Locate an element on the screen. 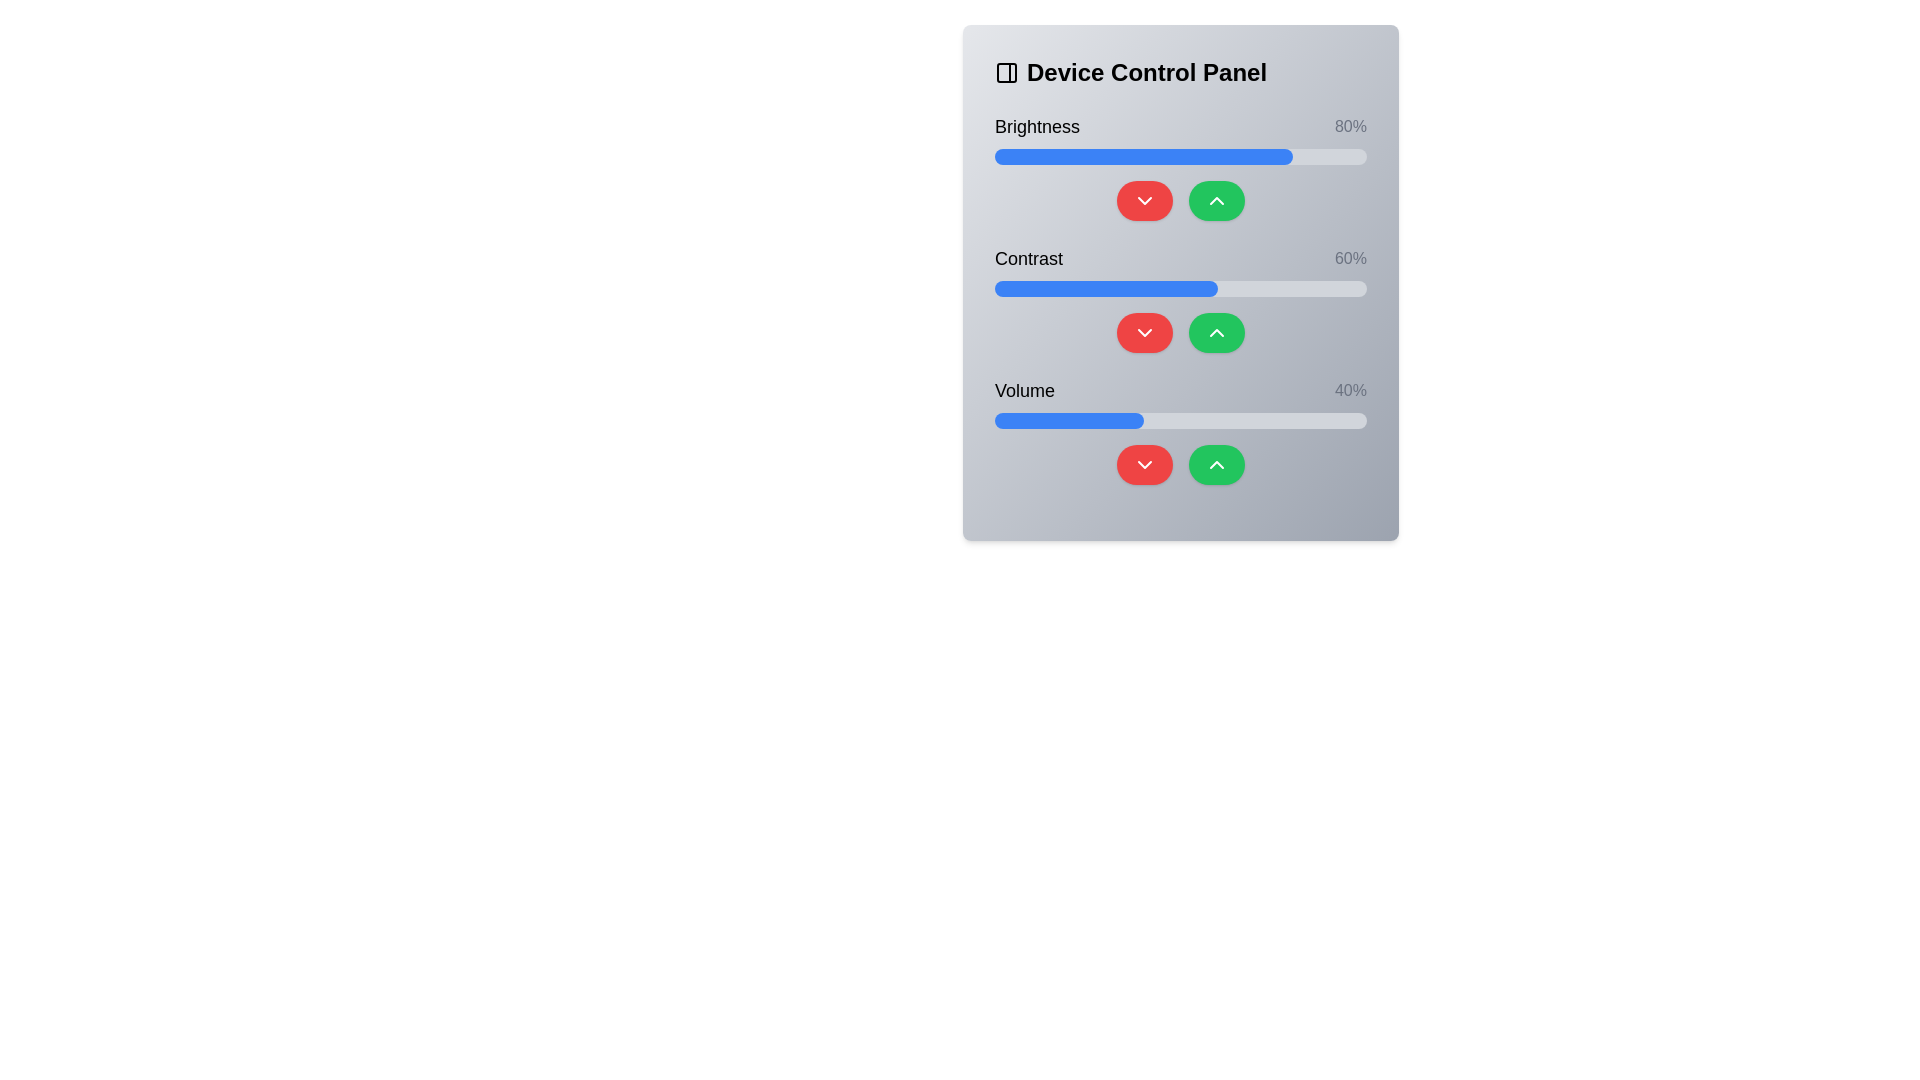 This screenshot has width=1920, height=1080. the contrast is located at coordinates (1288, 289).